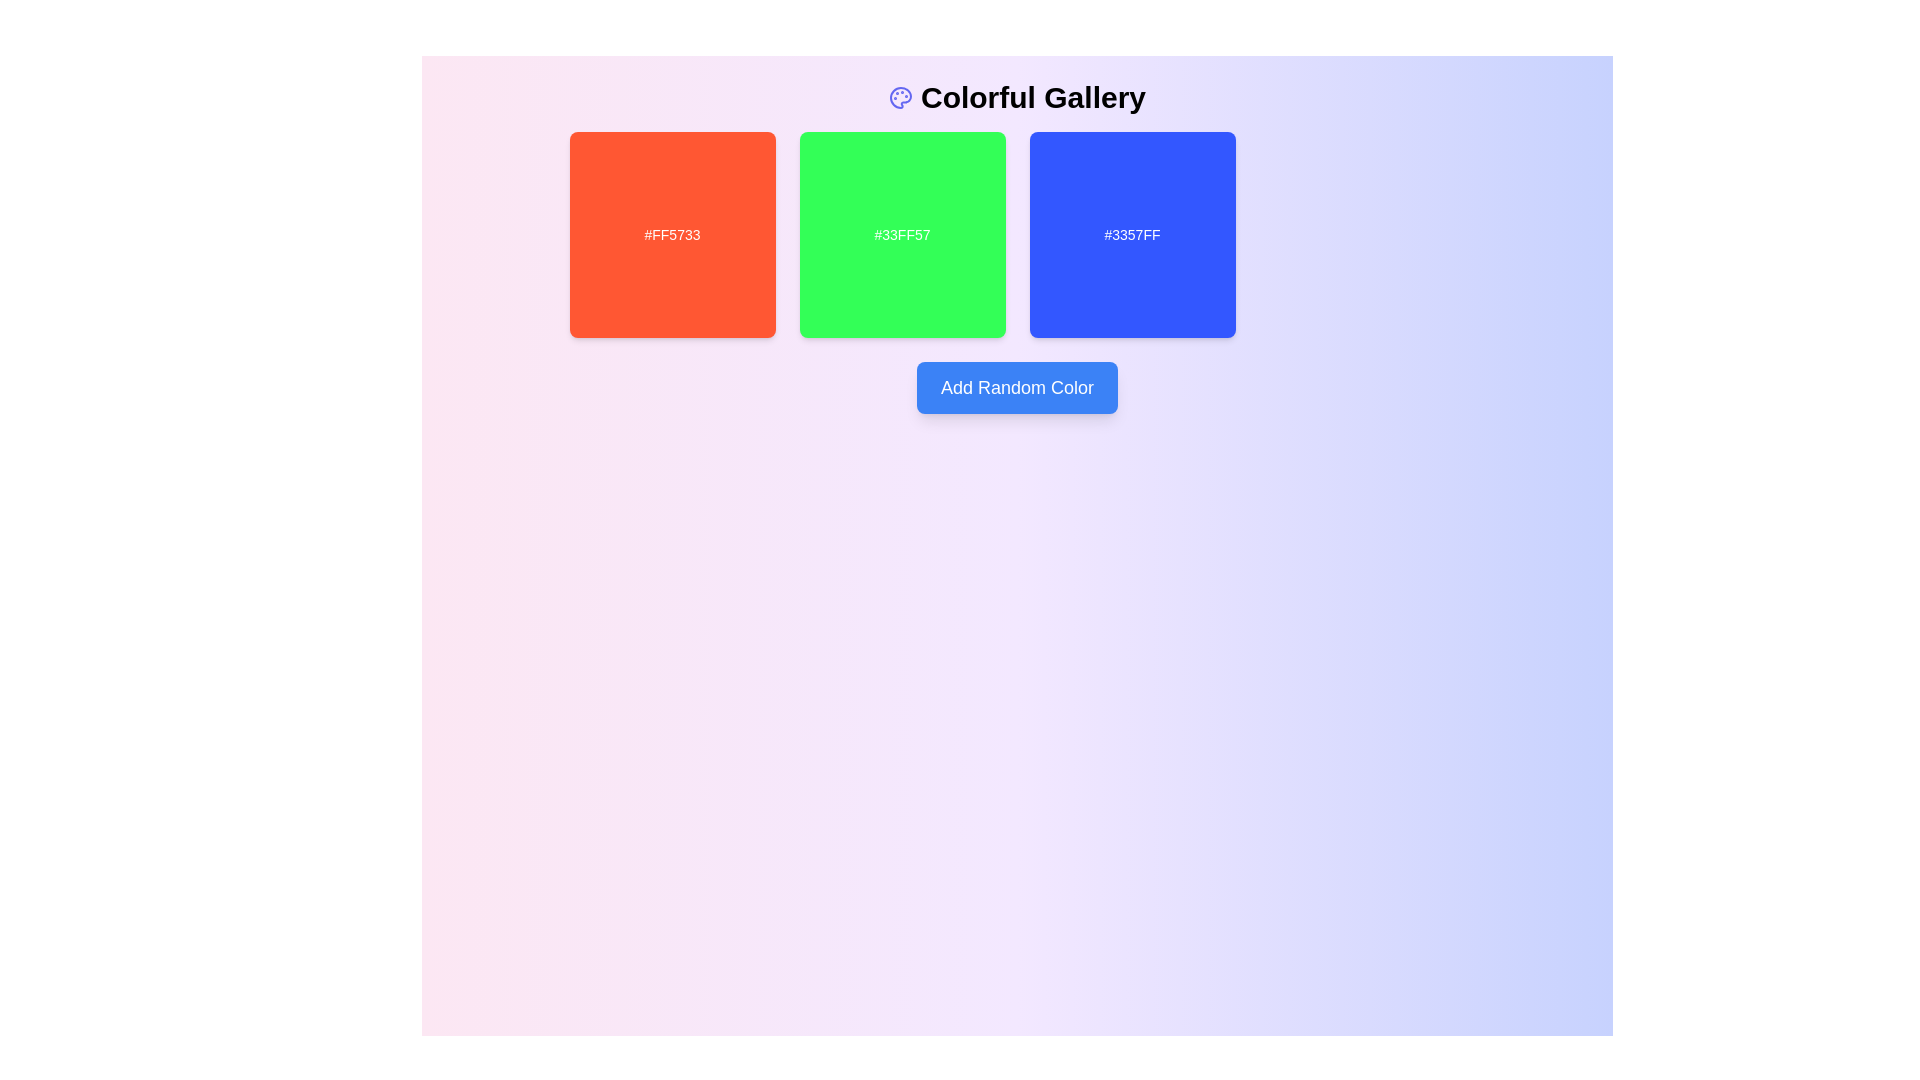 This screenshot has width=1920, height=1080. I want to click on the Color Display Tile, which is the bright green square with rounded corners and white text displaying the color code #33FF57, located in the center of a horizontal grid of three squares, so click(901, 234).